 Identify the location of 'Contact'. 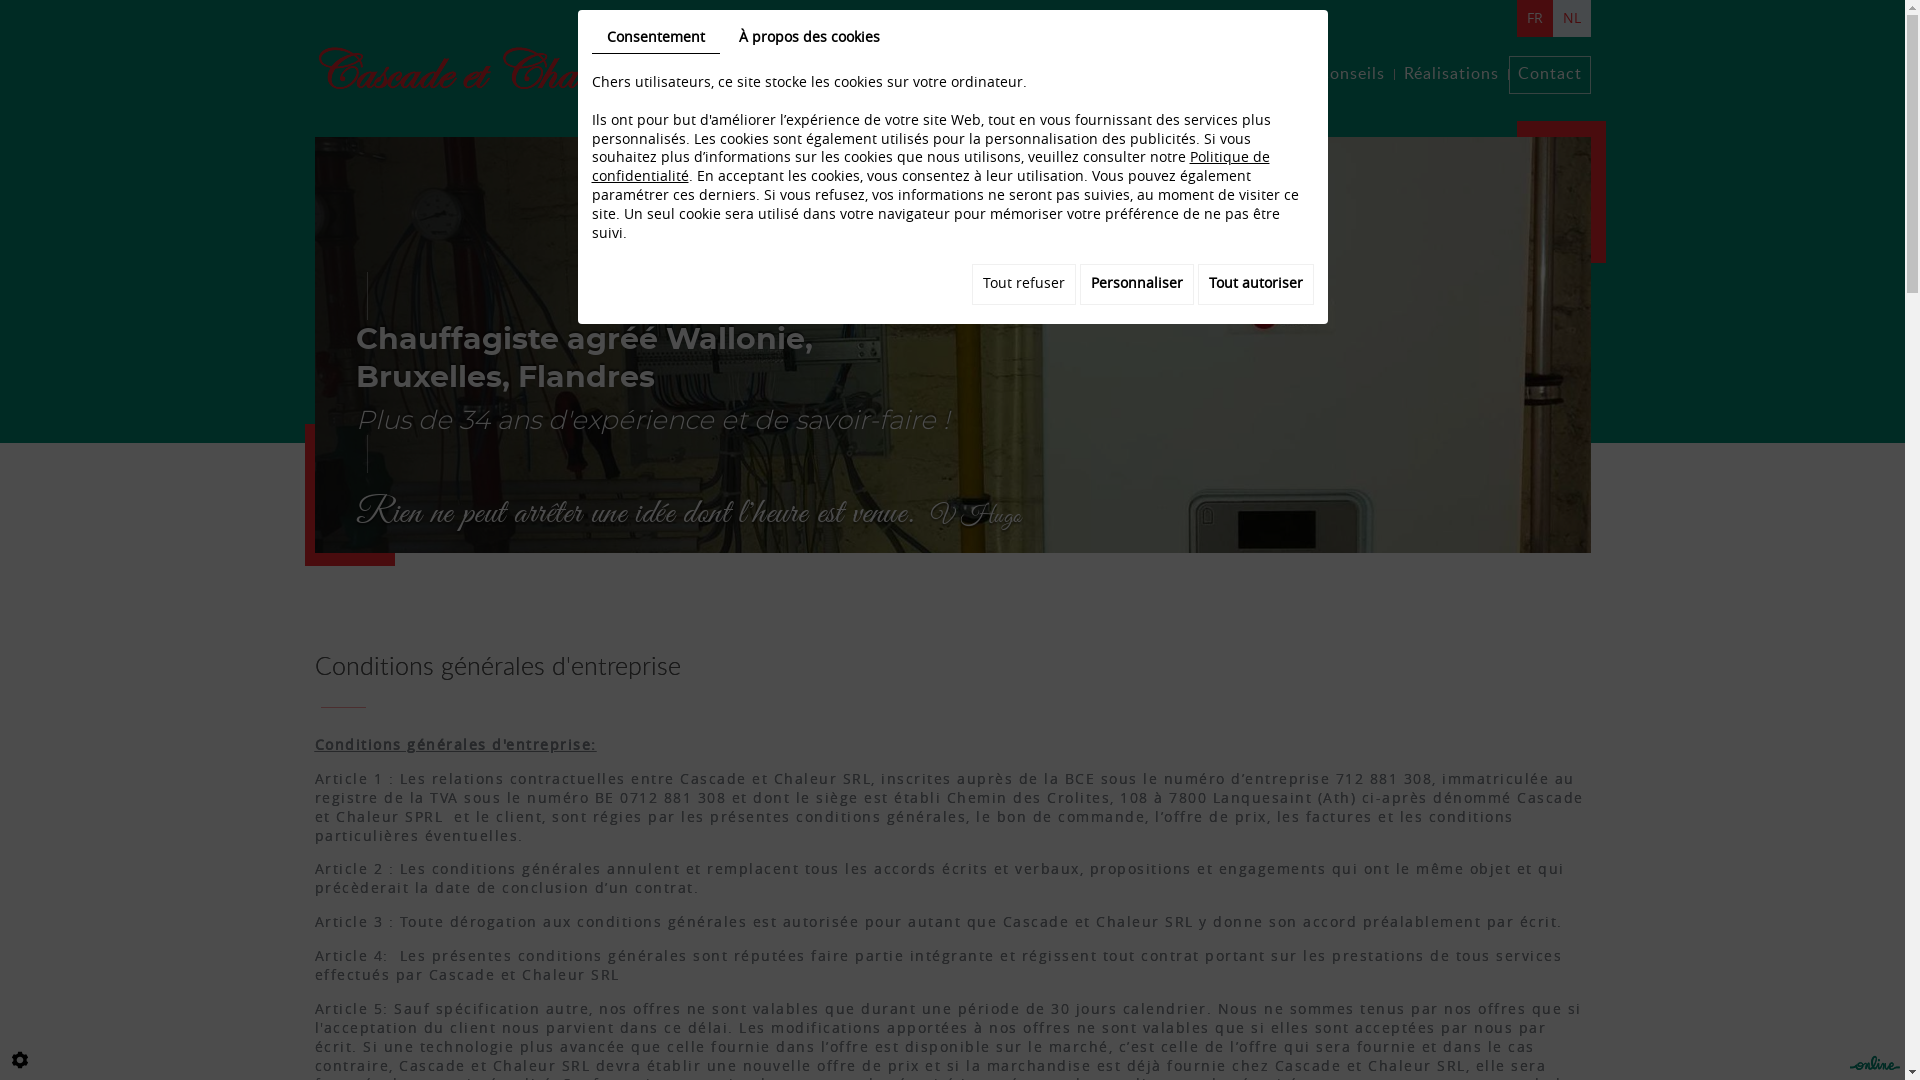
(1548, 73).